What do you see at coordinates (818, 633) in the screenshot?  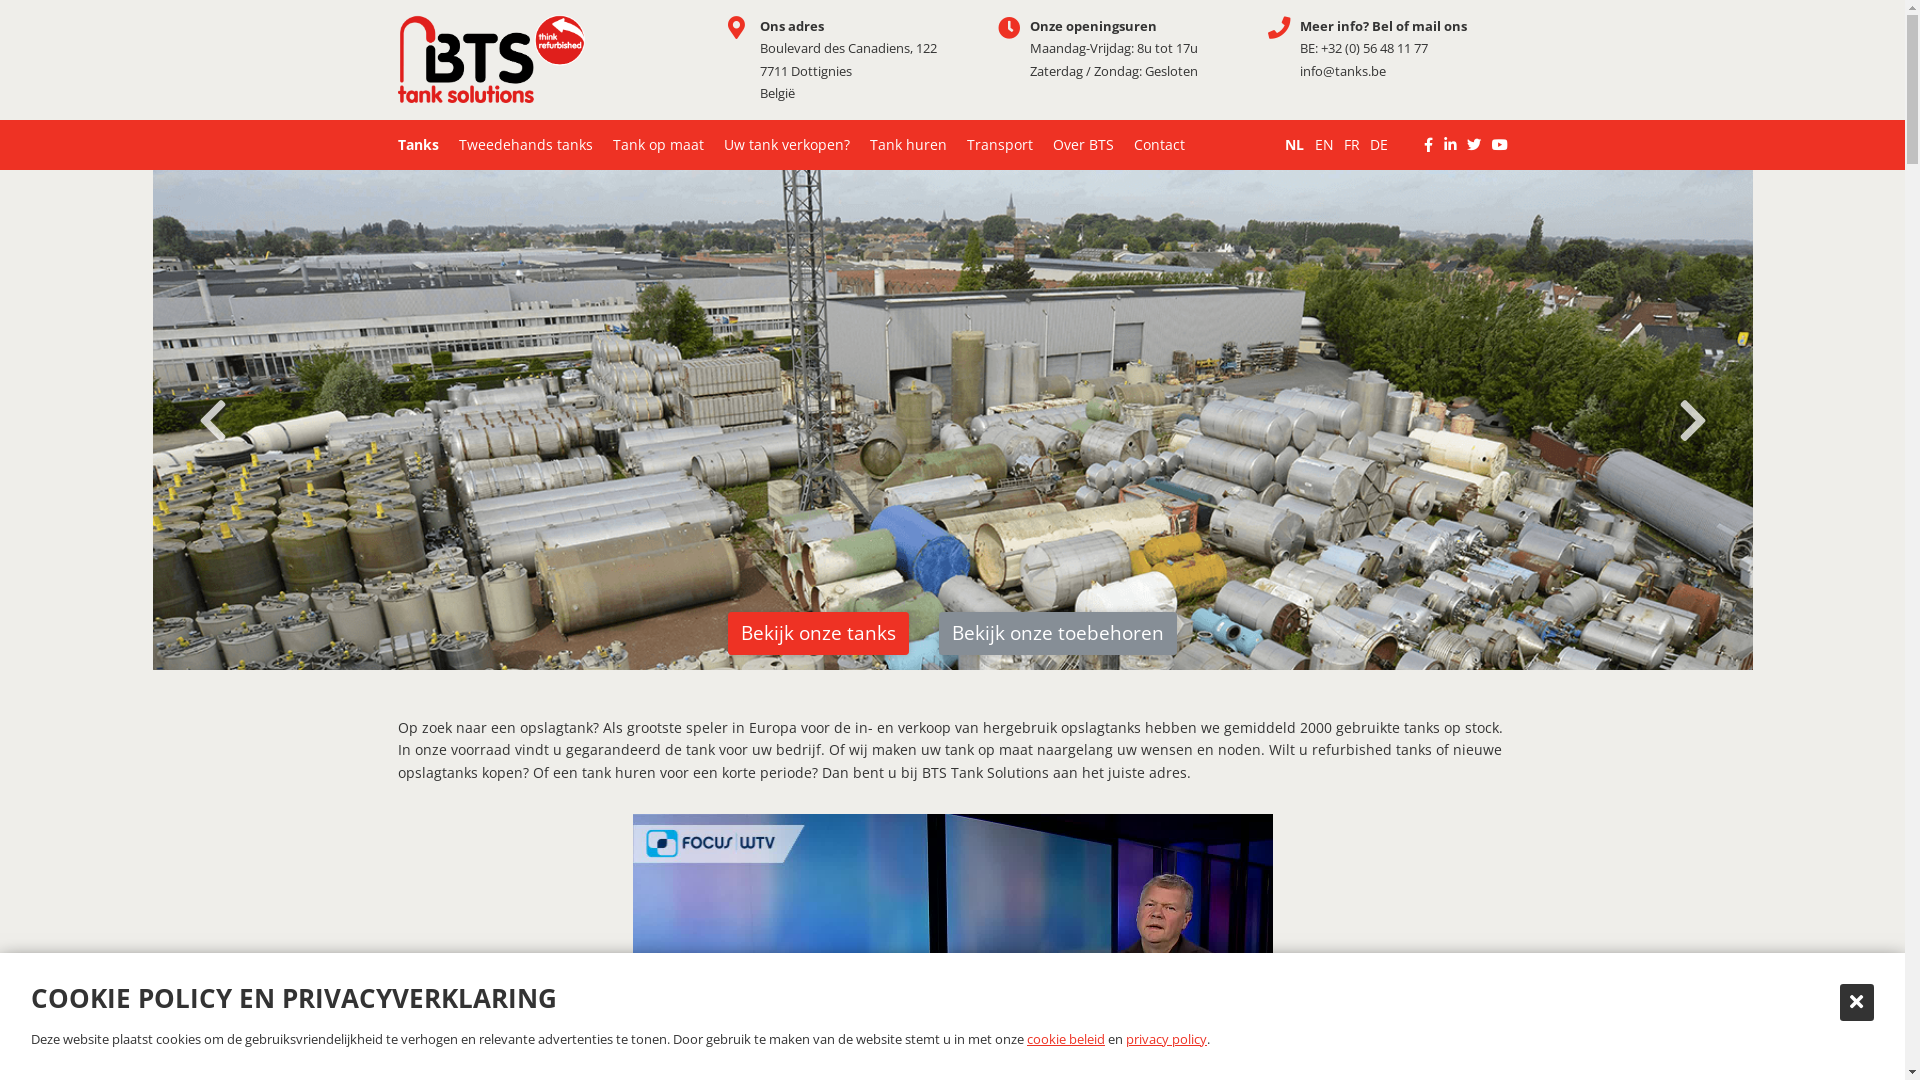 I see `'Bekijk onze tanks'` at bounding box center [818, 633].